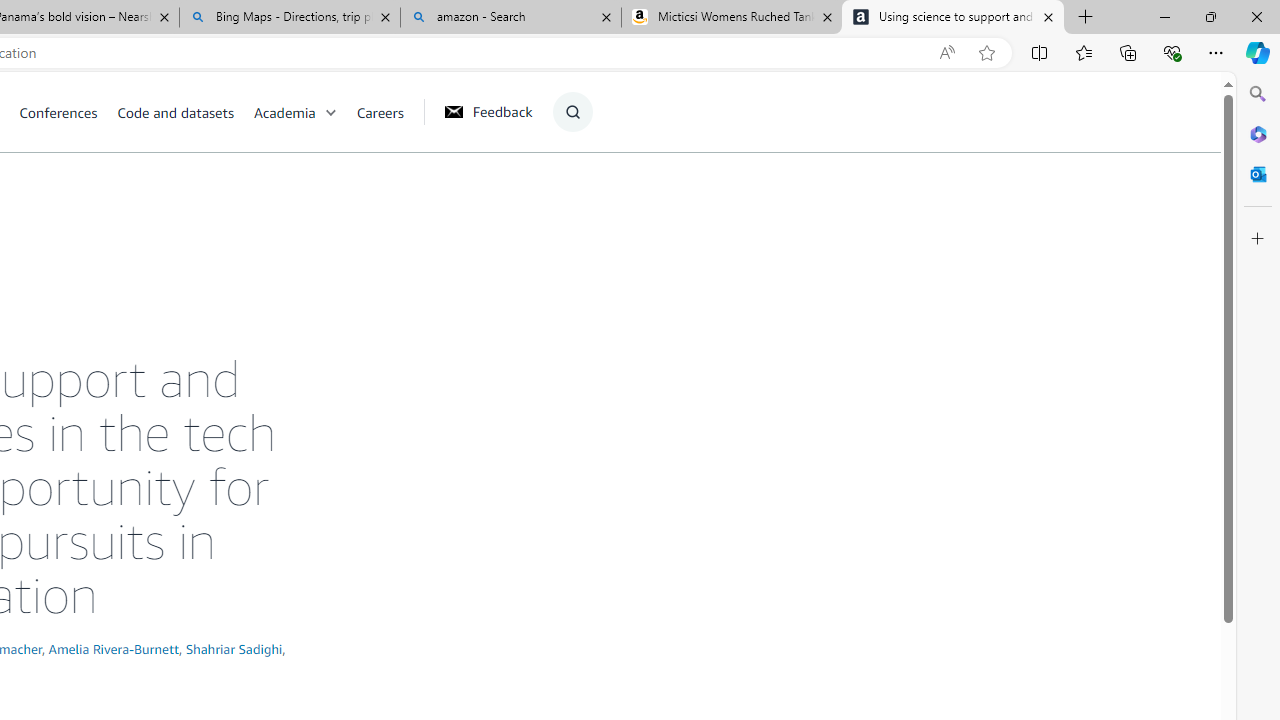 The height and width of the screenshot is (720, 1280). What do you see at coordinates (304, 111) in the screenshot?
I see `'Academia'` at bounding box center [304, 111].